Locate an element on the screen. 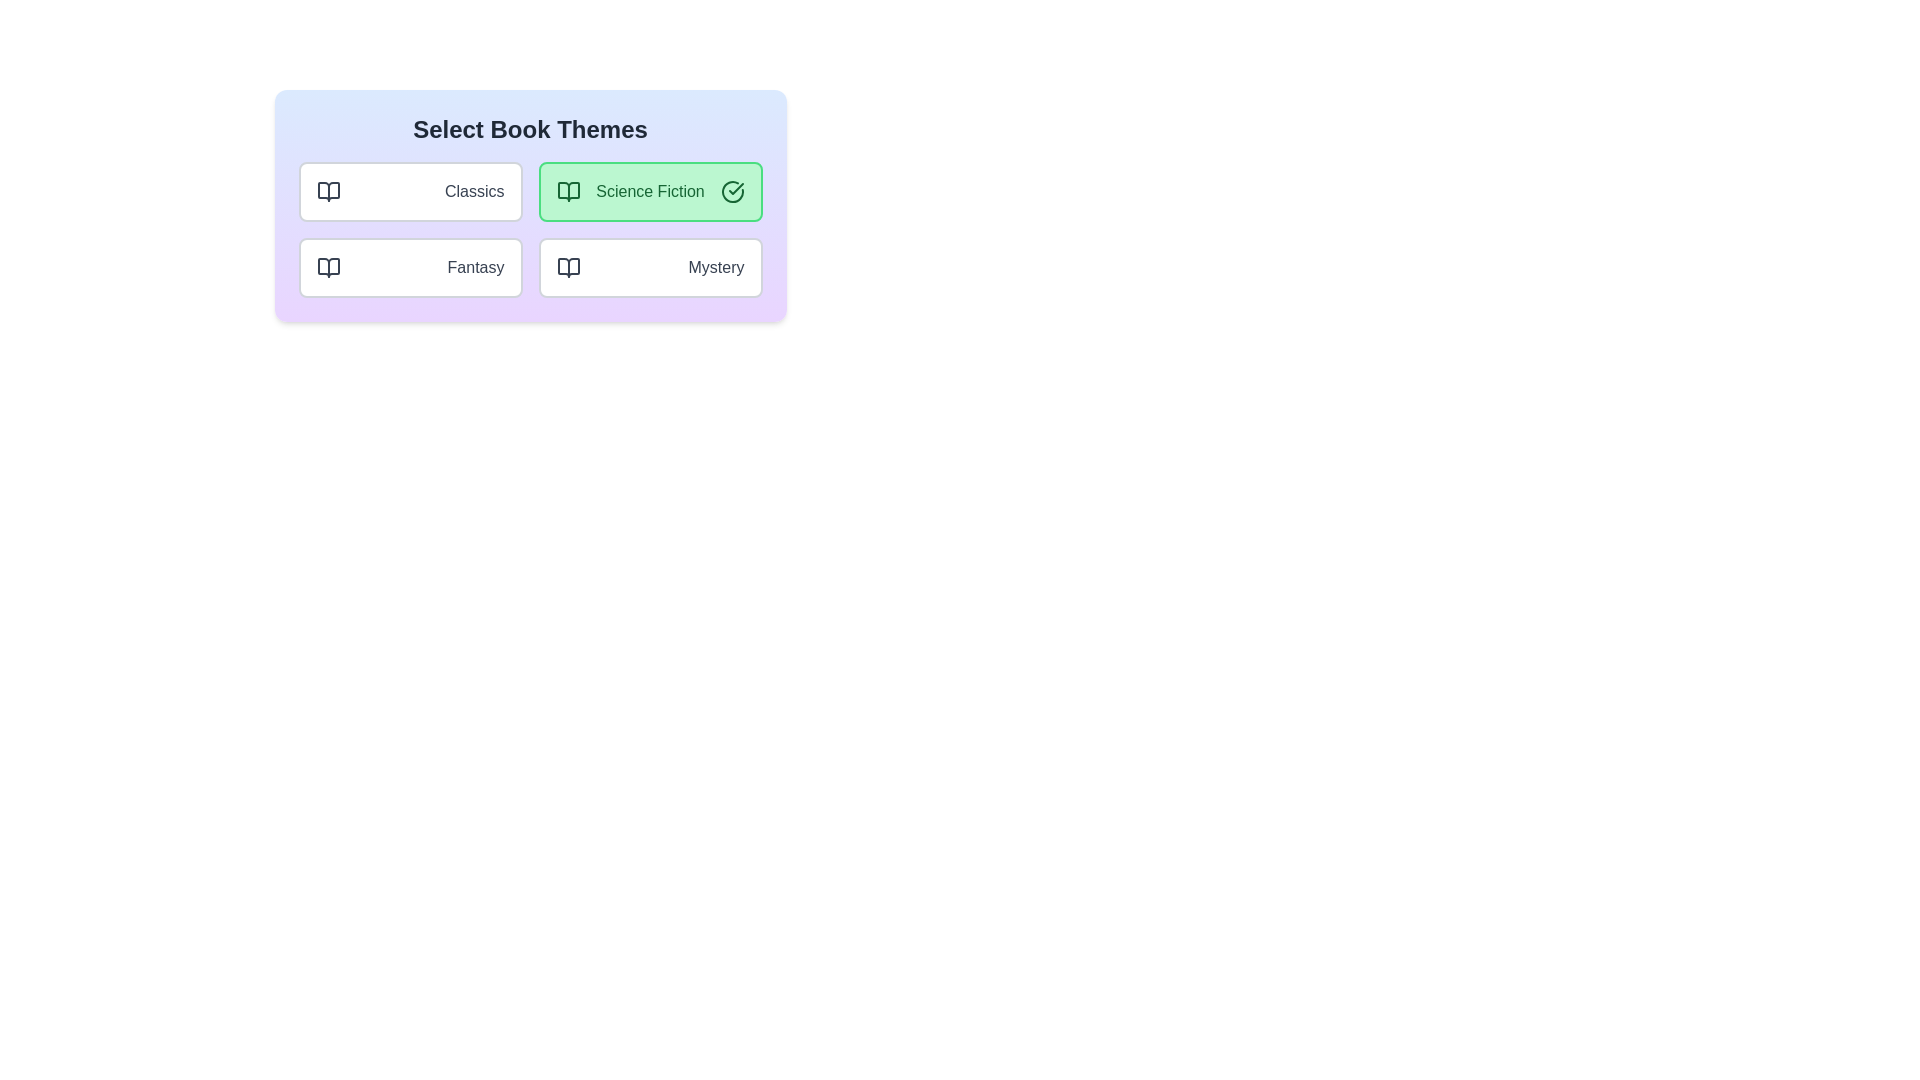  the theme Classics is located at coordinates (409, 192).